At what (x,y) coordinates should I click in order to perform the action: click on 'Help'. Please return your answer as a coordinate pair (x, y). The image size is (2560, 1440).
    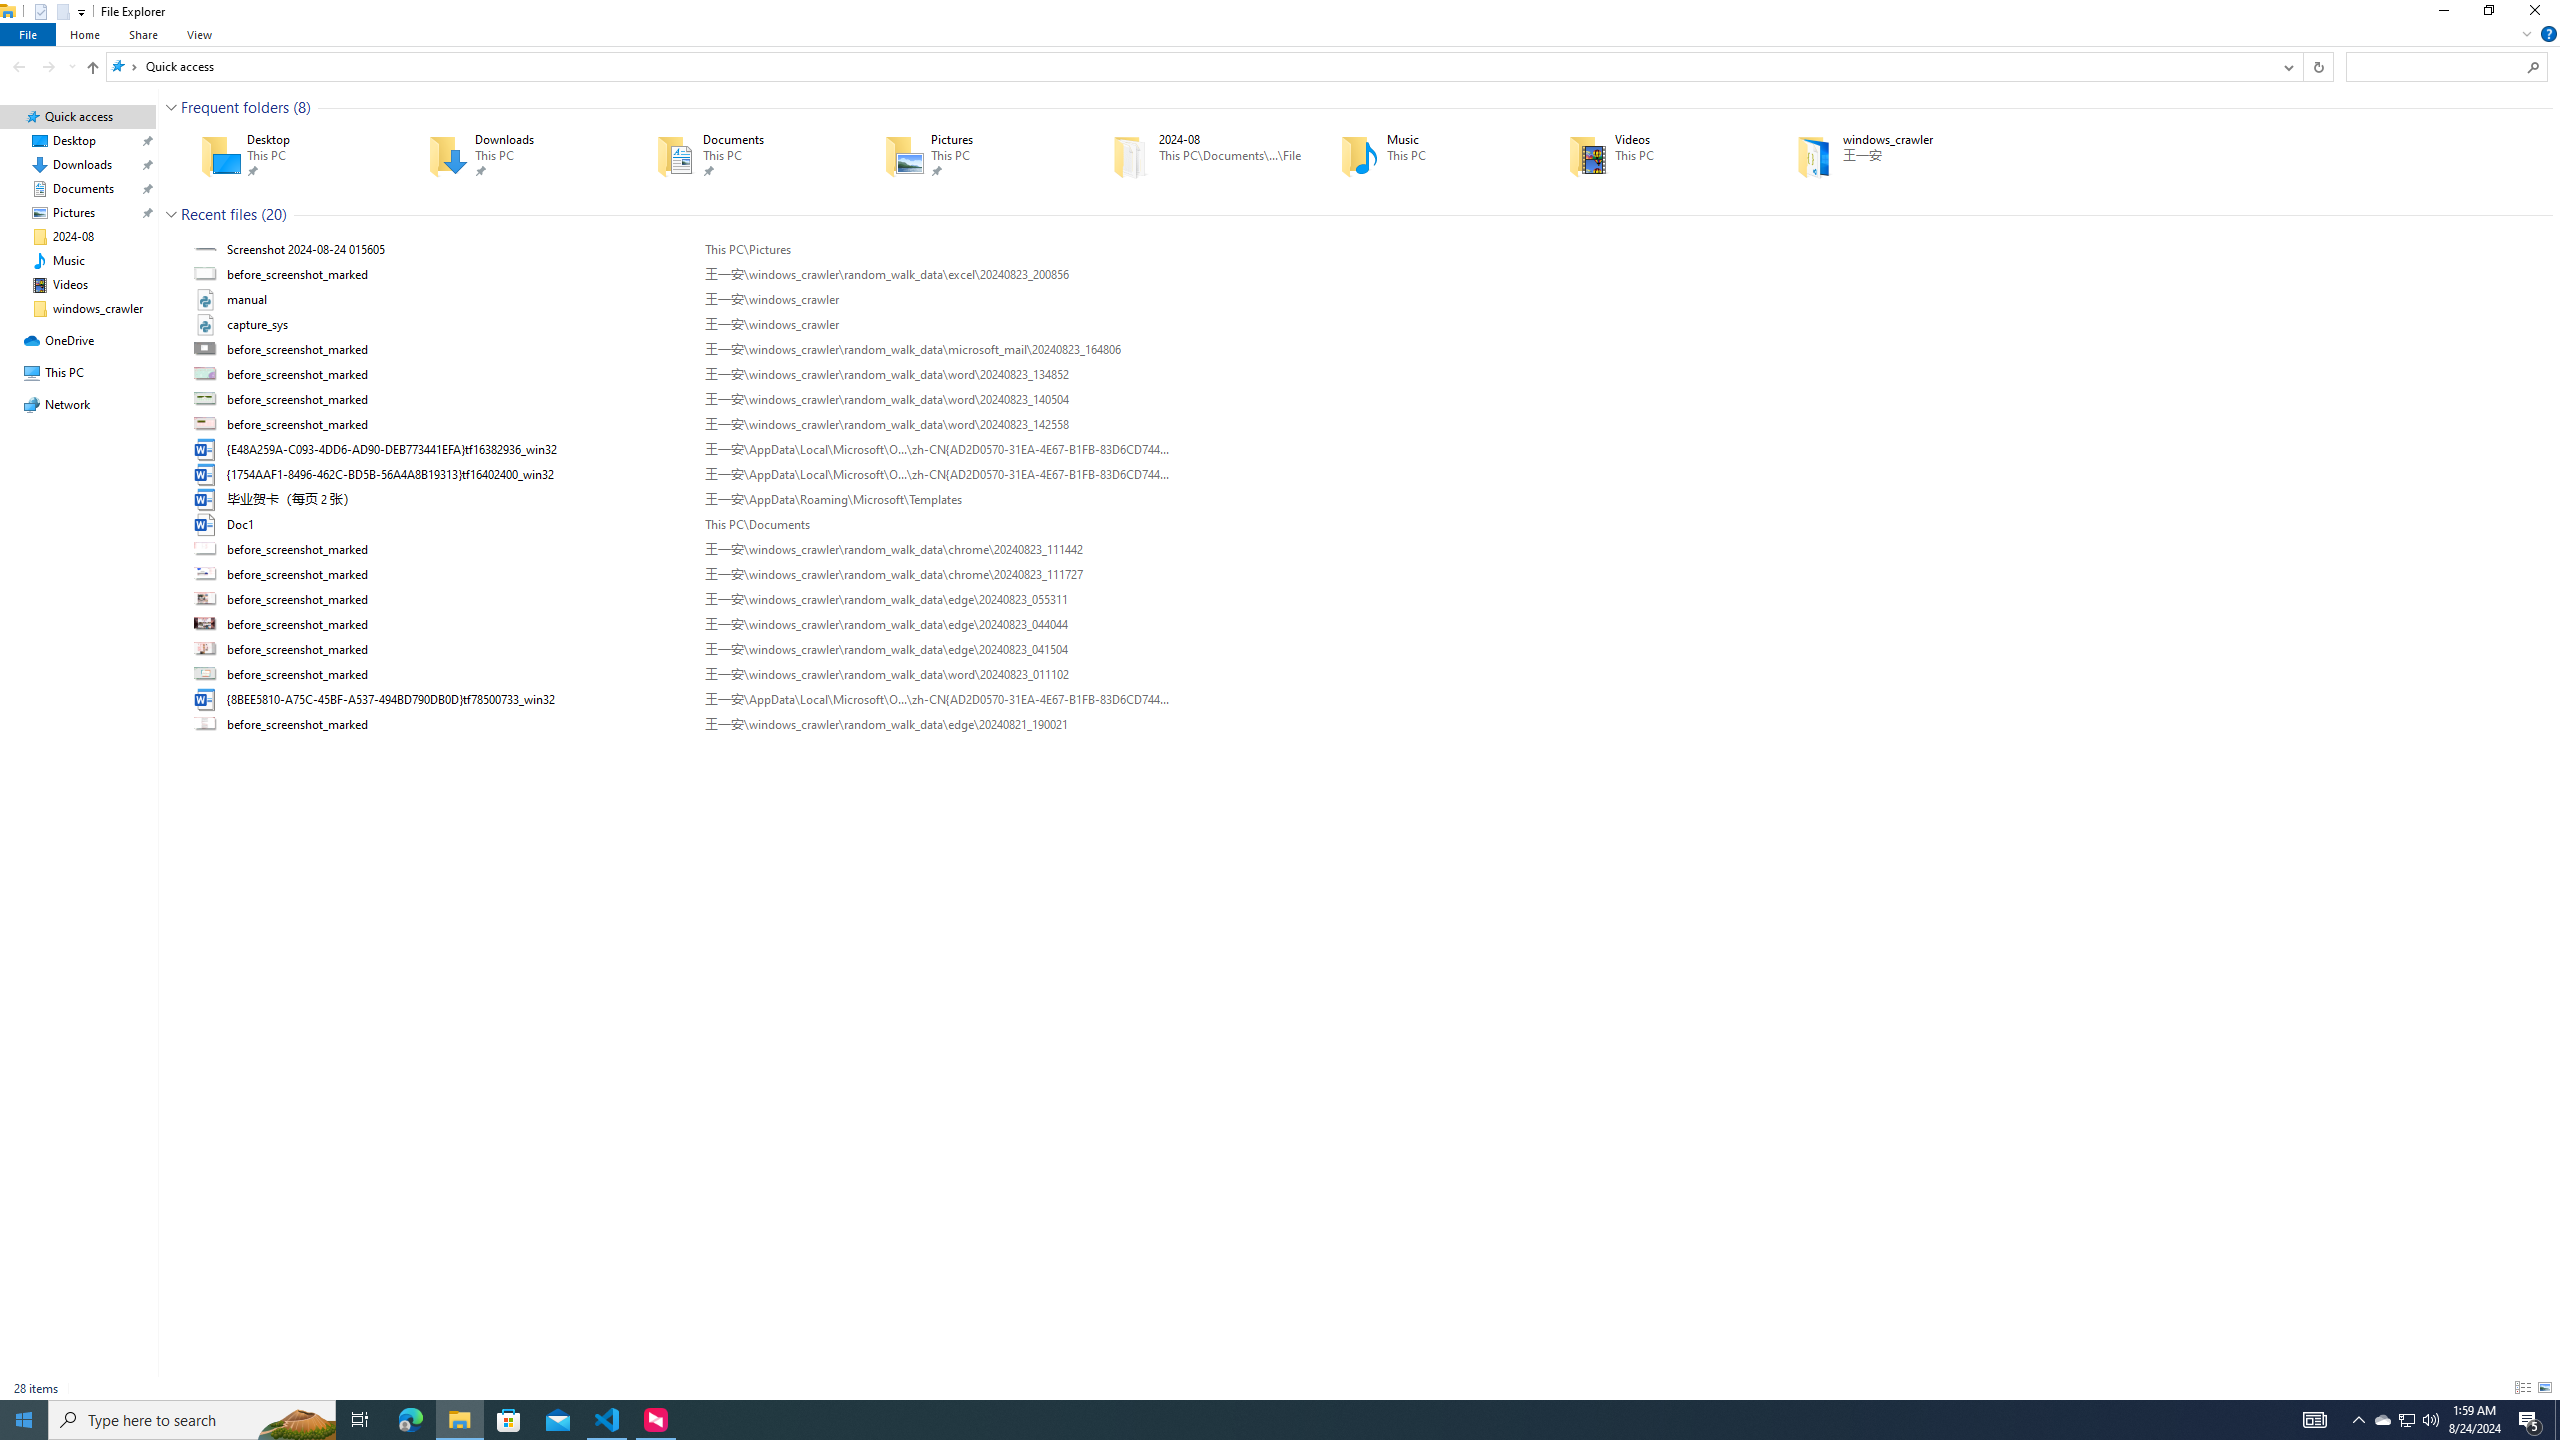
    Looking at the image, I should click on (2547, 32).